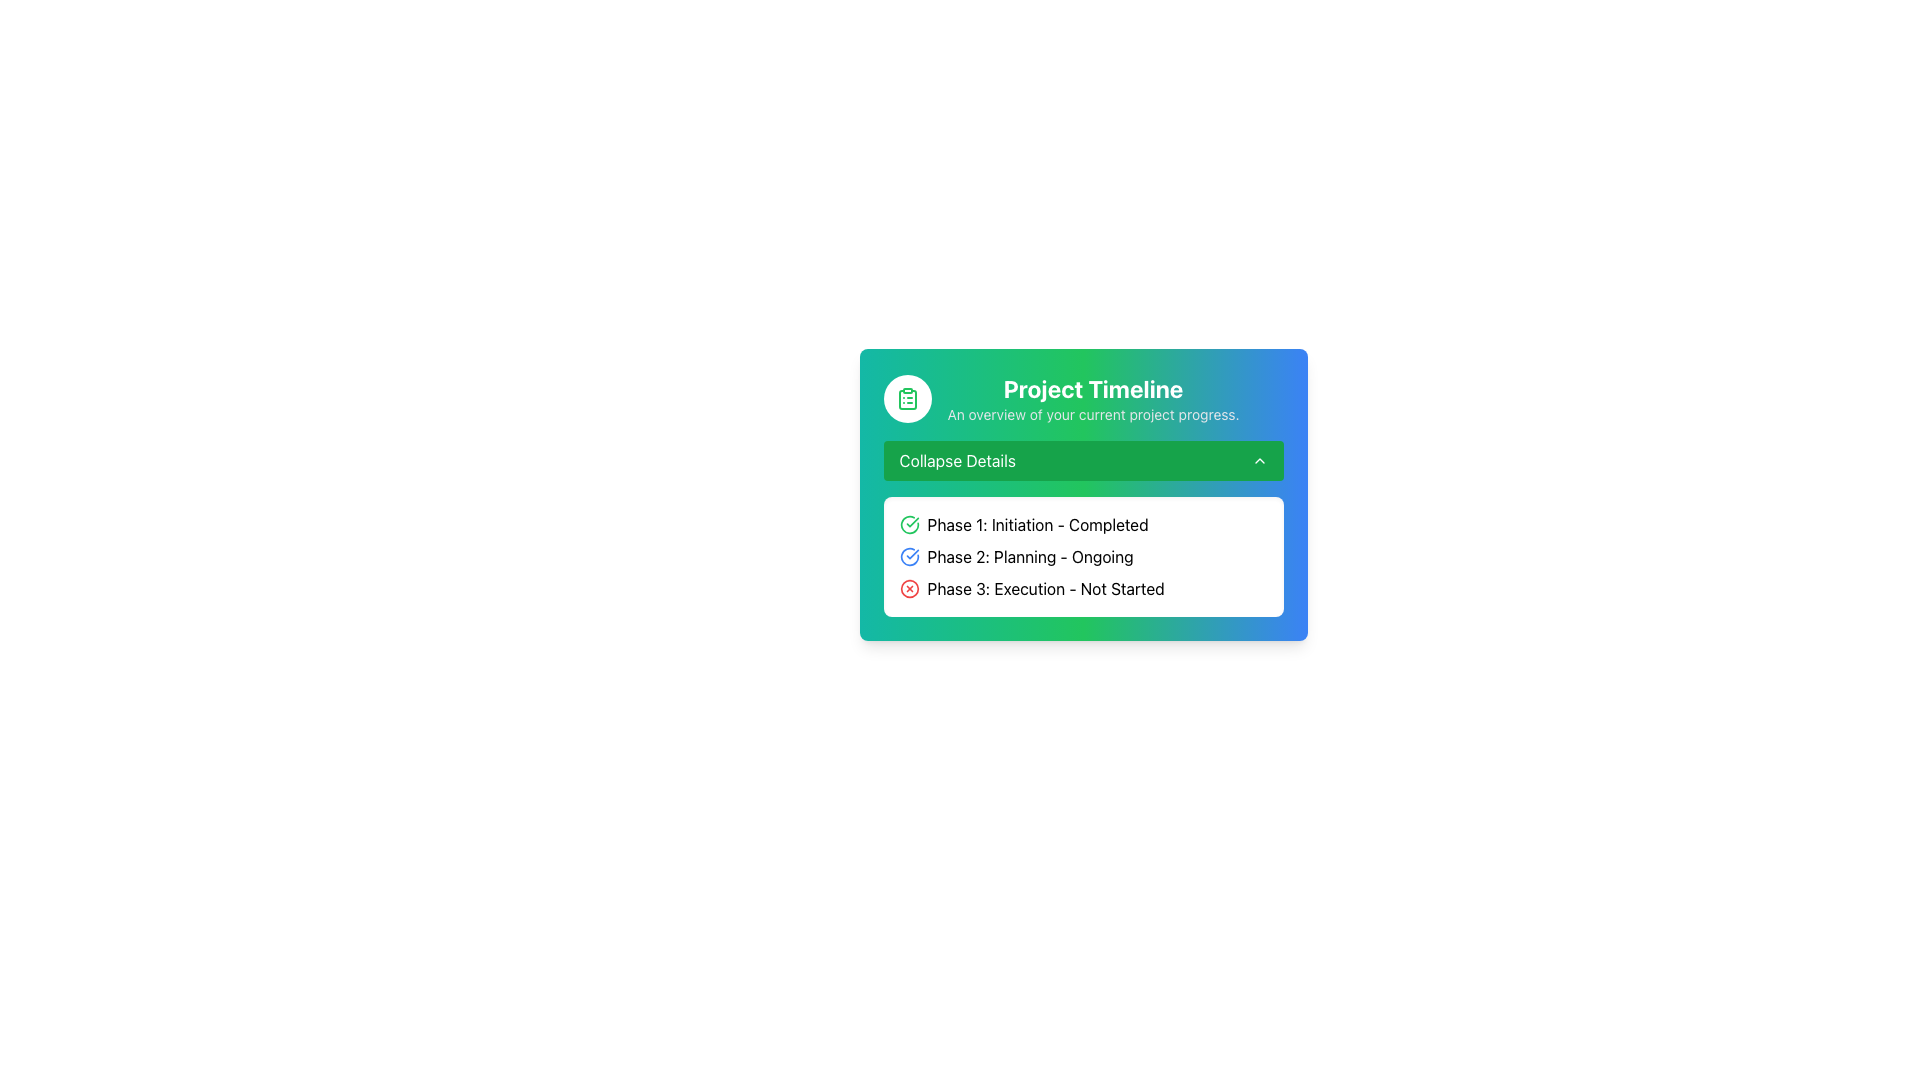  I want to click on text block titled 'Project Timeline', which contains a bold heading and a subtitle, displayed on a green-blue gradient background, positioned at the top of the main project details panel, so click(1092, 398).